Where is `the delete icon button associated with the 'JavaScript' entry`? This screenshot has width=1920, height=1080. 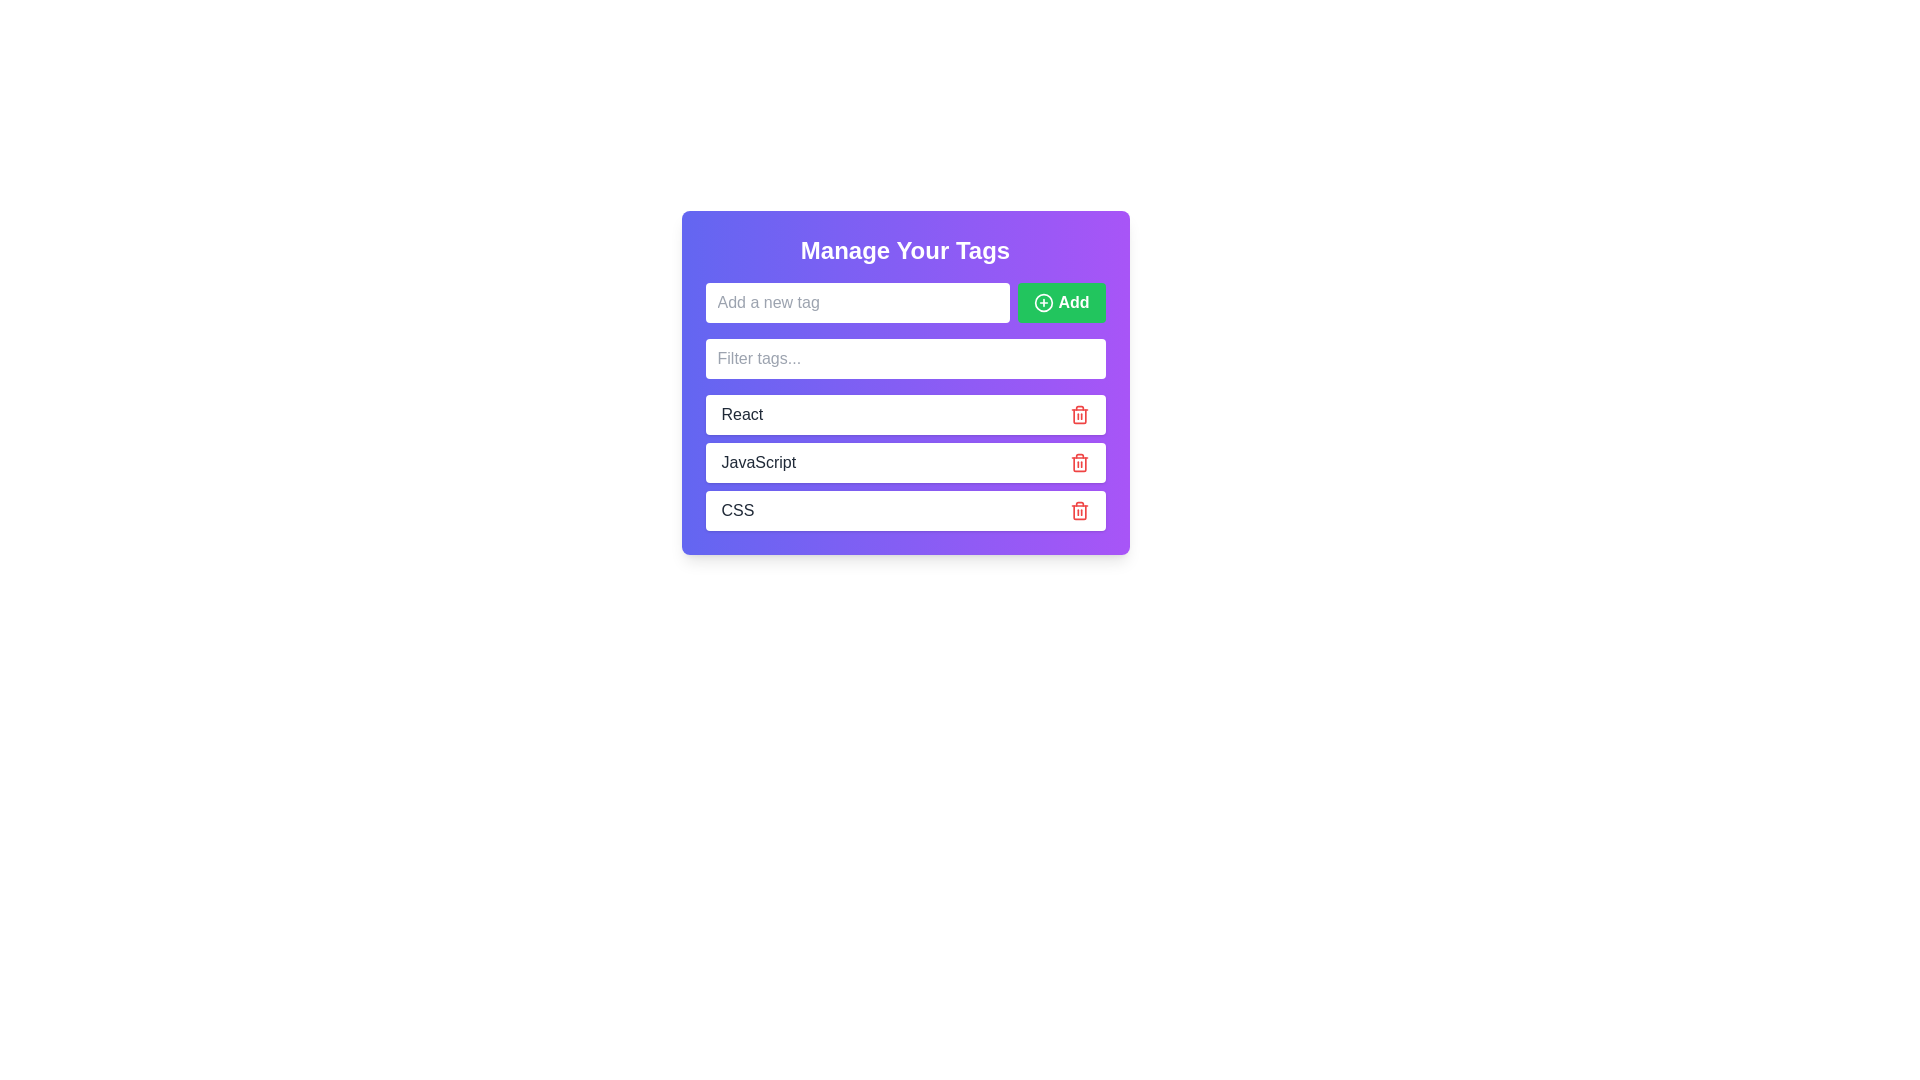 the delete icon button associated with the 'JavaScript' entry is located at coordinates (1078, 462).